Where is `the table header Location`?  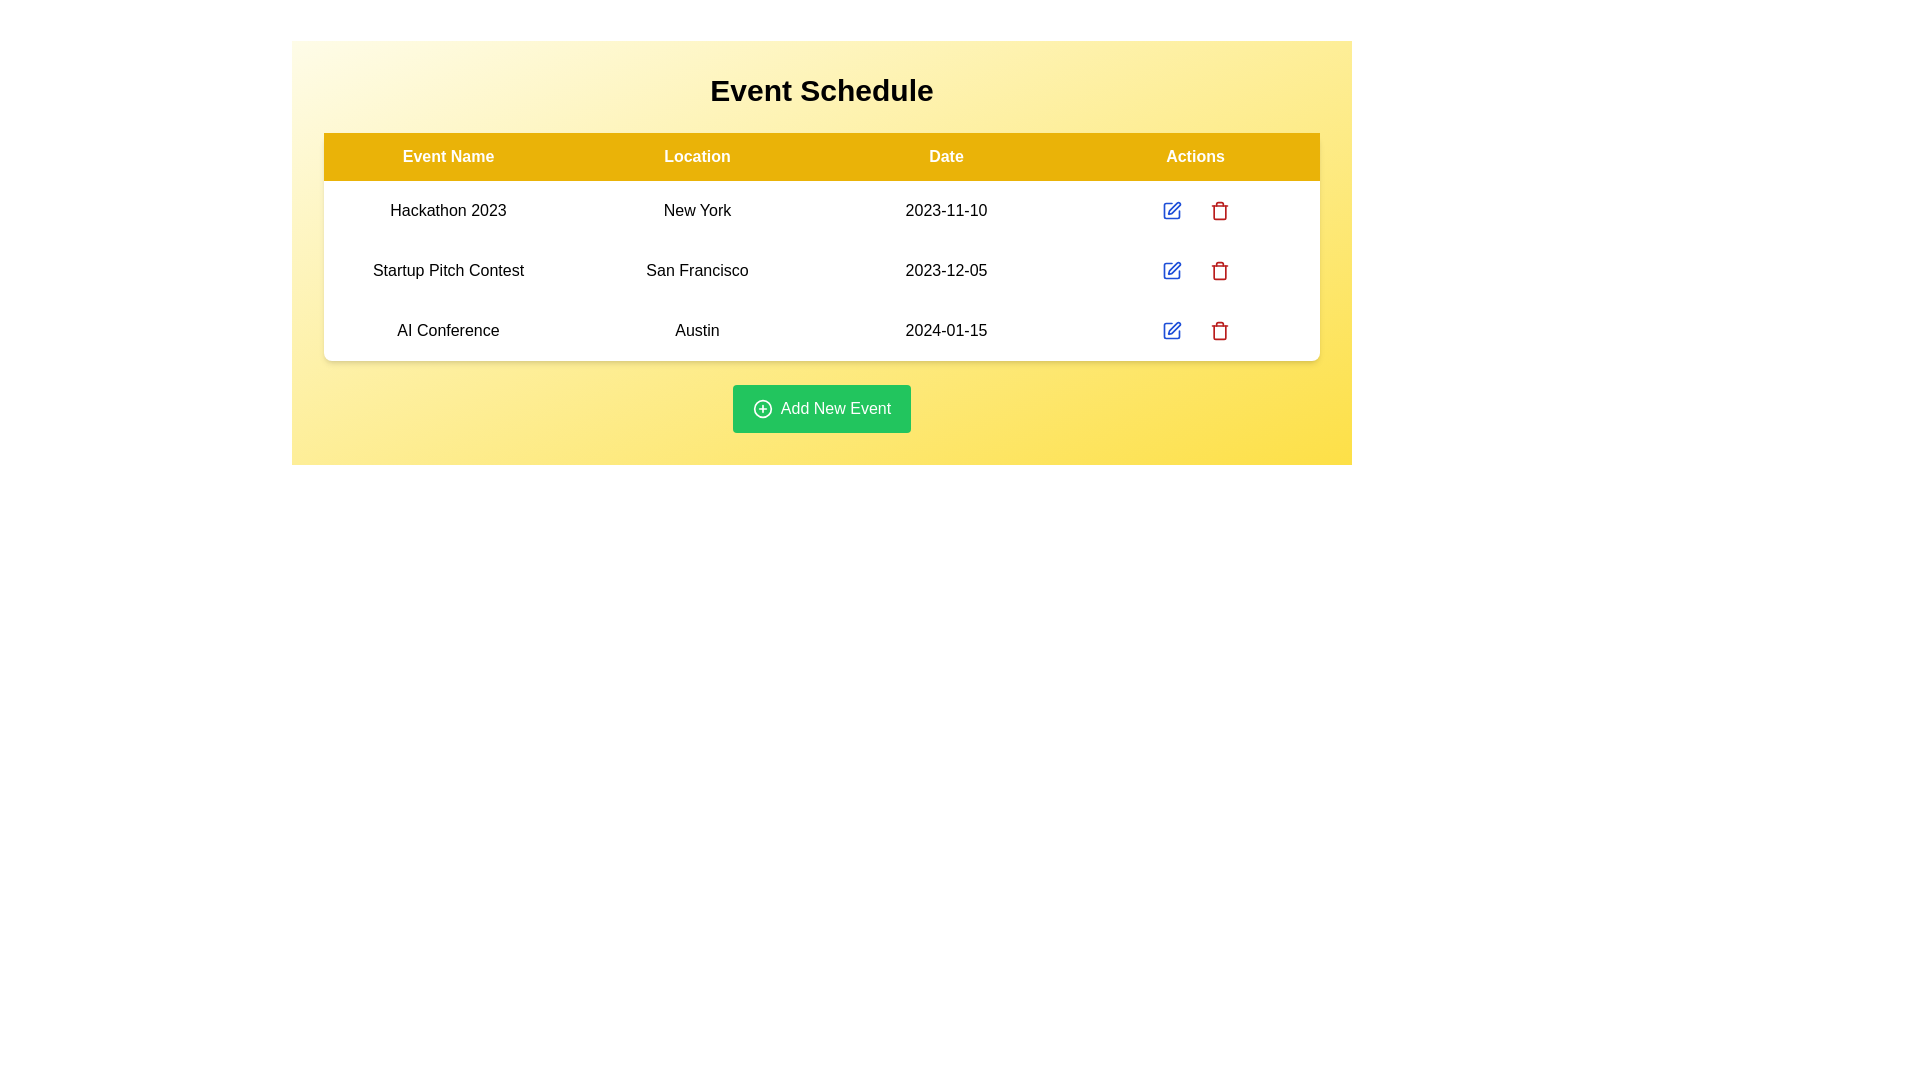 the table header Location is located at coordinates (697, 156).